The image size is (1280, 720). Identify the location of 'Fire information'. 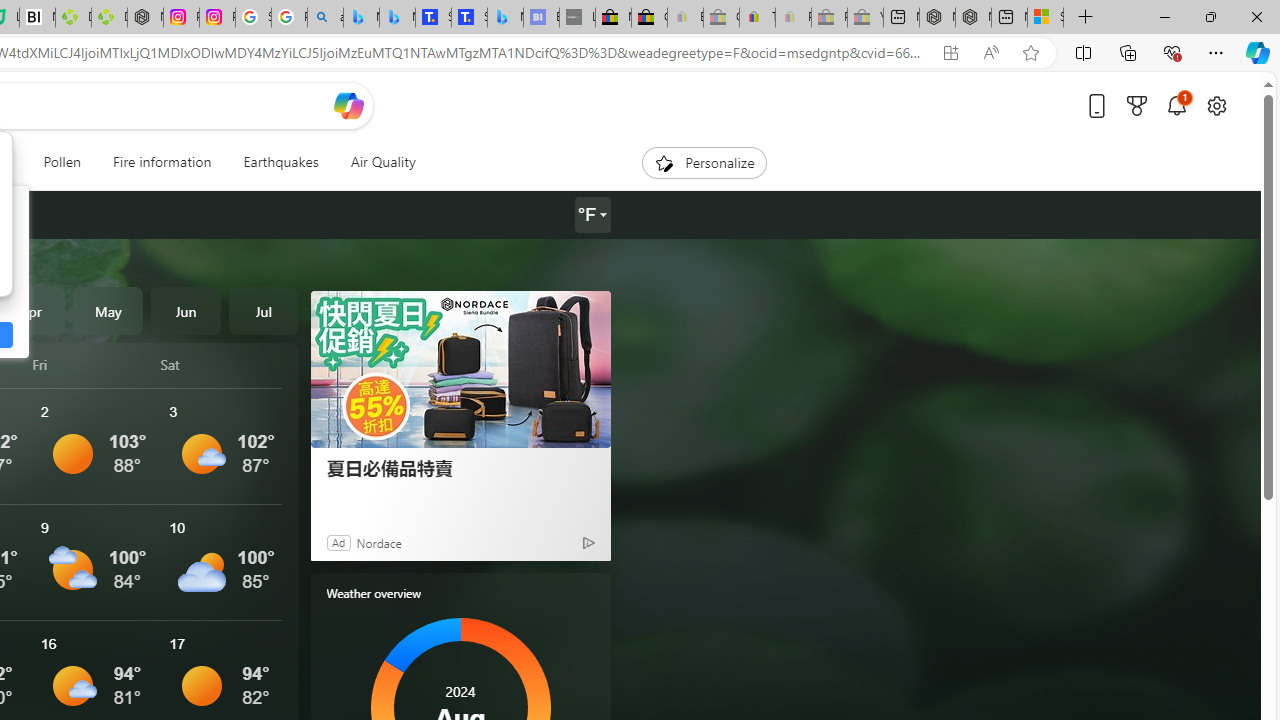
(162, 162).